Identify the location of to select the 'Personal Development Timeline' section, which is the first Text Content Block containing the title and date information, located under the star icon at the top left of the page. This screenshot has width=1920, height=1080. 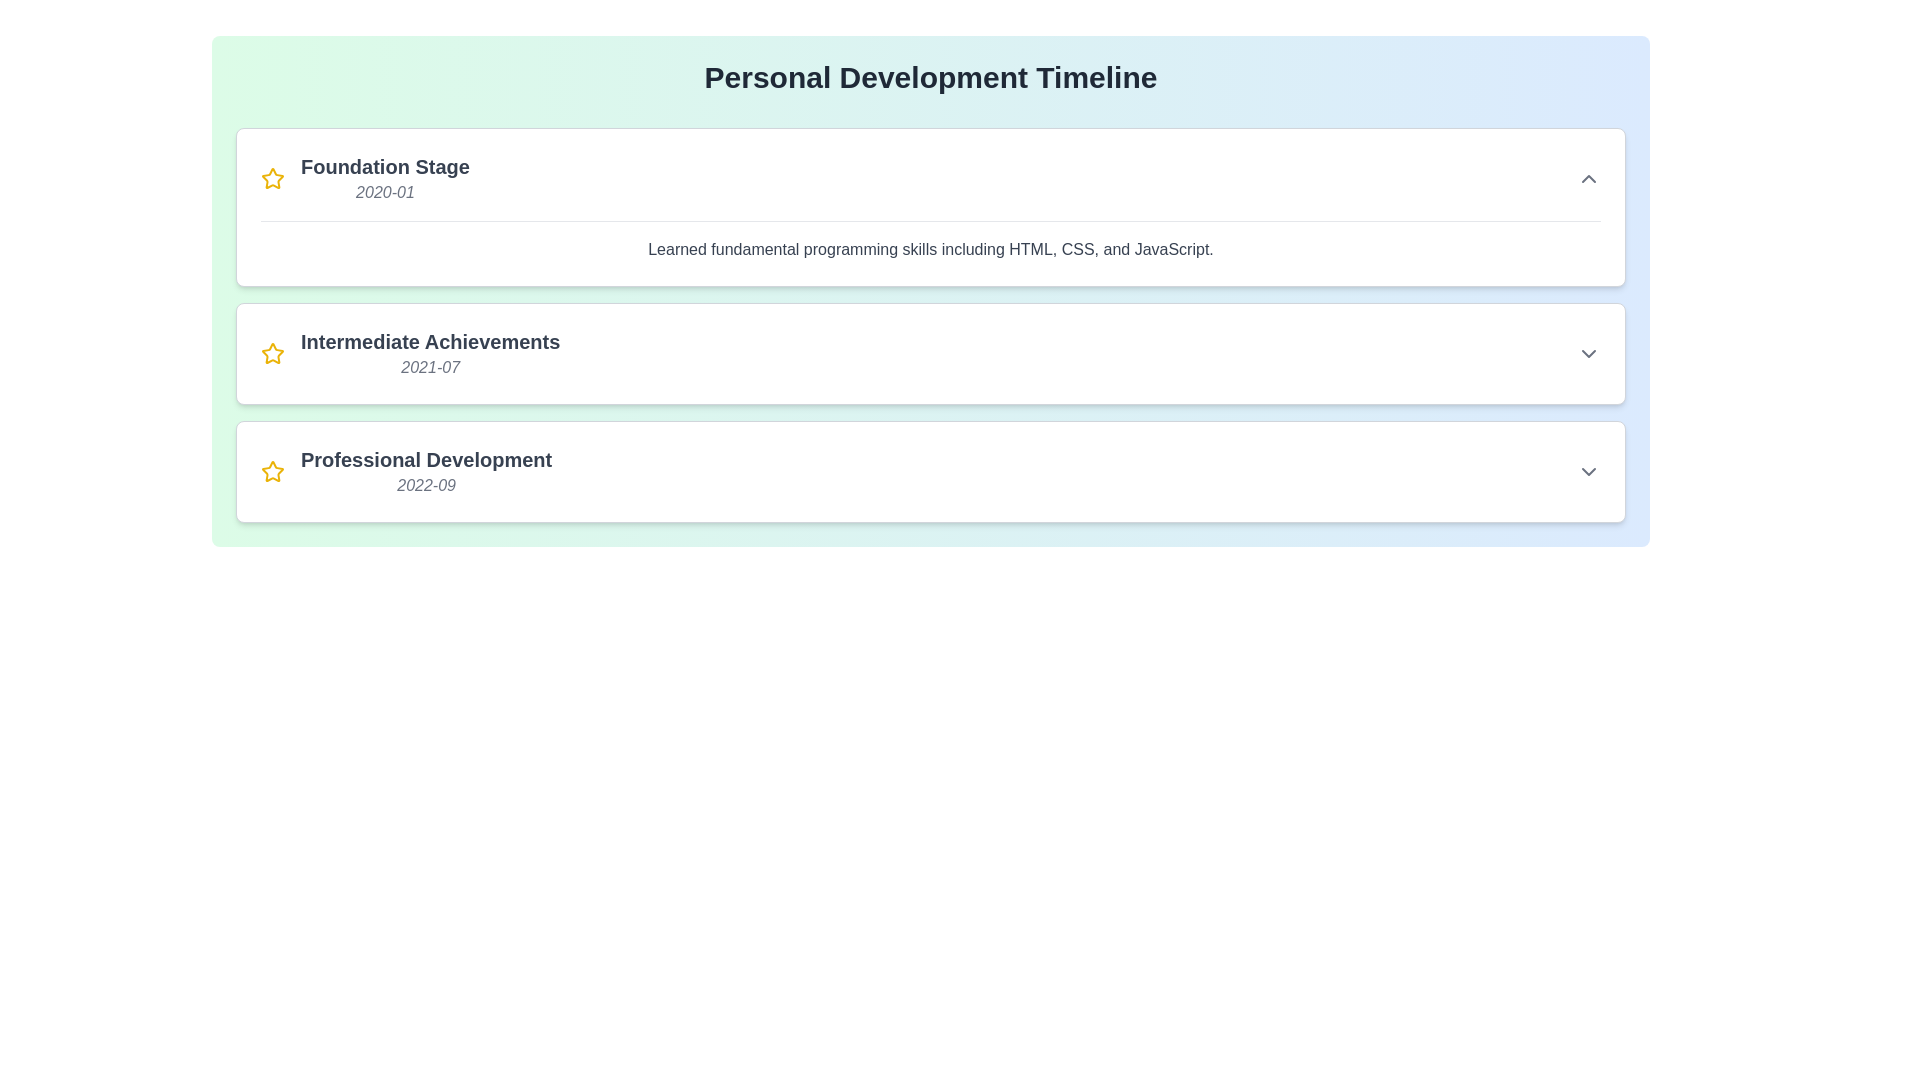
(385, 177).